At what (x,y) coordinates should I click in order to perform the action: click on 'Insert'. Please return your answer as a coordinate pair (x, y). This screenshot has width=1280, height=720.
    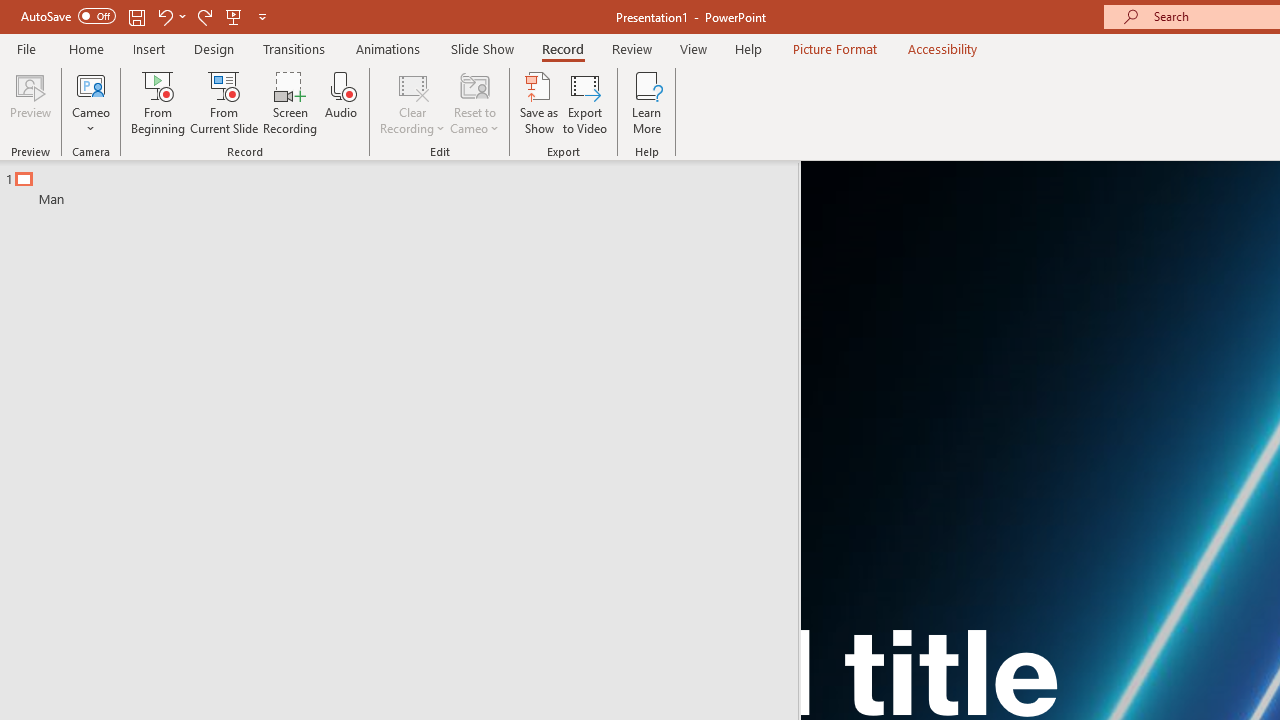
    Looking at the image, I should click on (148, 48).